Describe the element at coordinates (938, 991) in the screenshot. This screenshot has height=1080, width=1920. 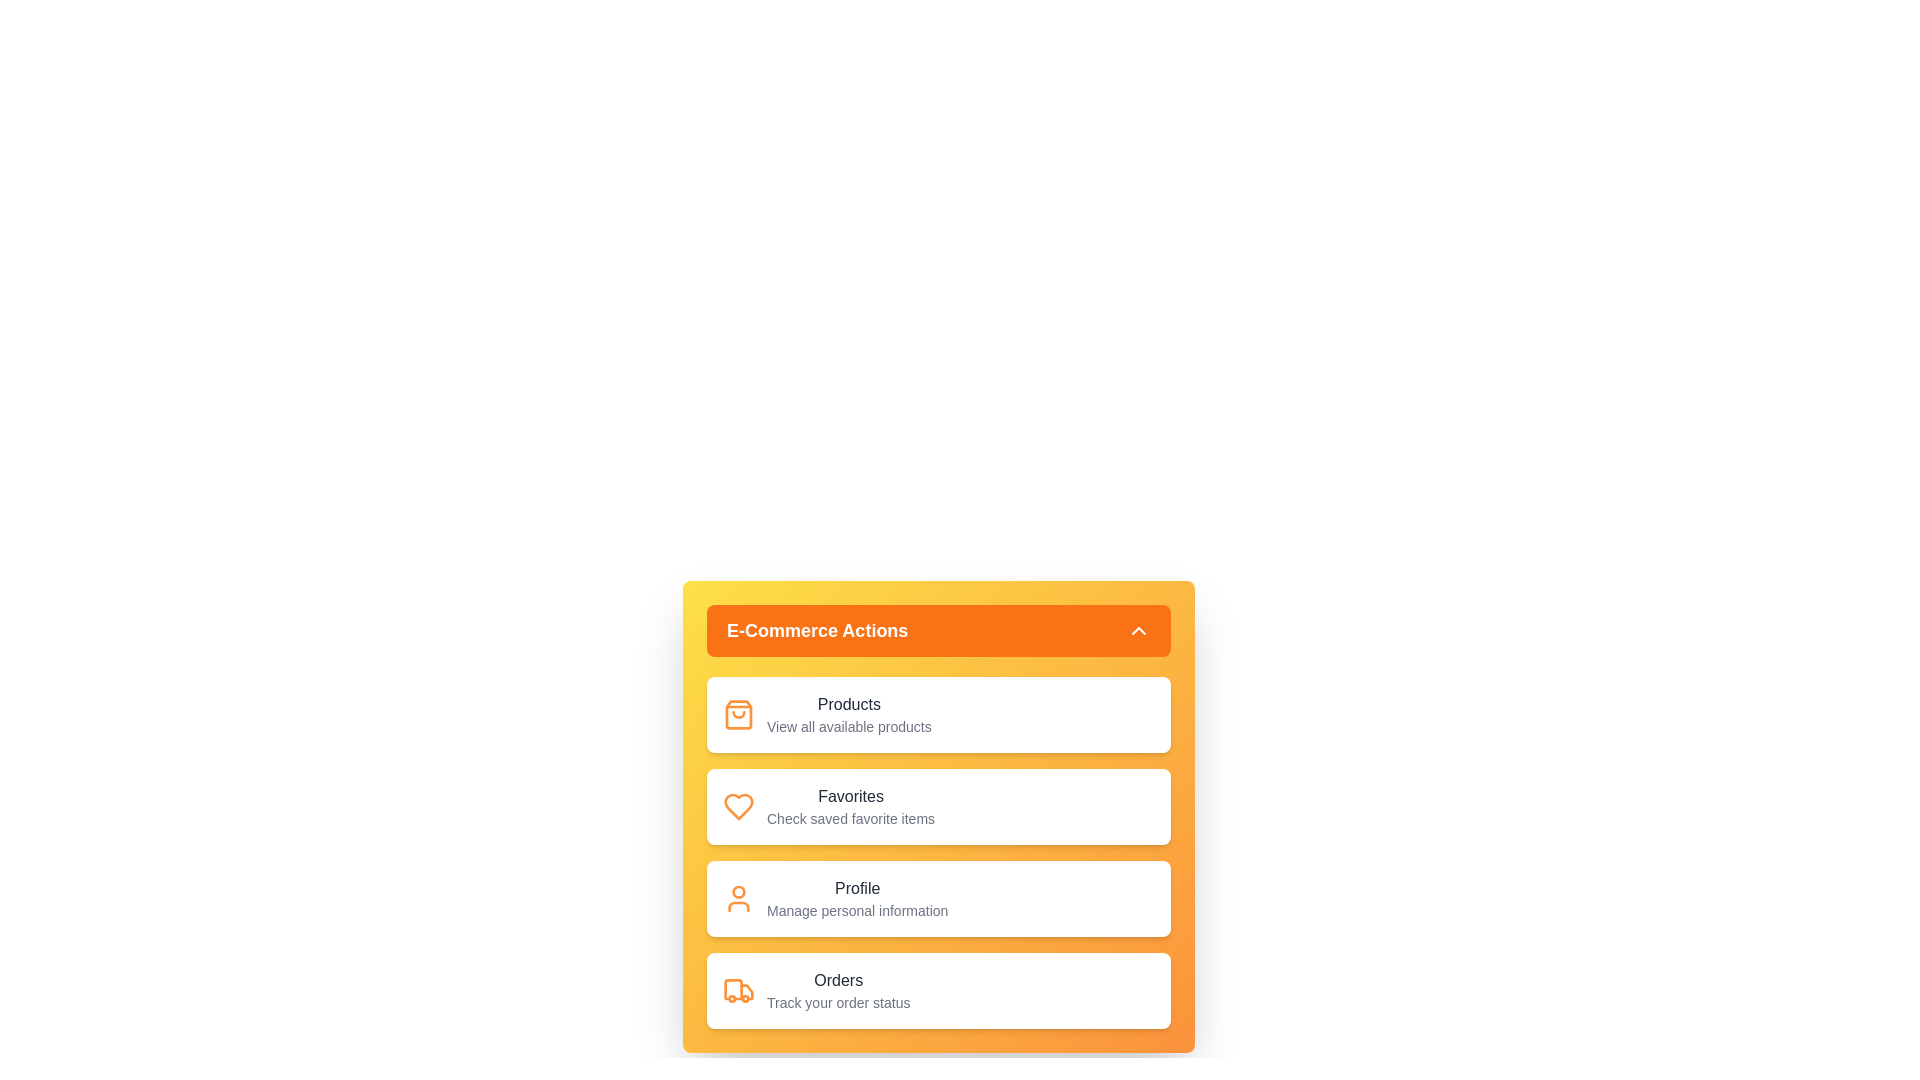
I see `the menu item Orders to reveal its details` at that location.